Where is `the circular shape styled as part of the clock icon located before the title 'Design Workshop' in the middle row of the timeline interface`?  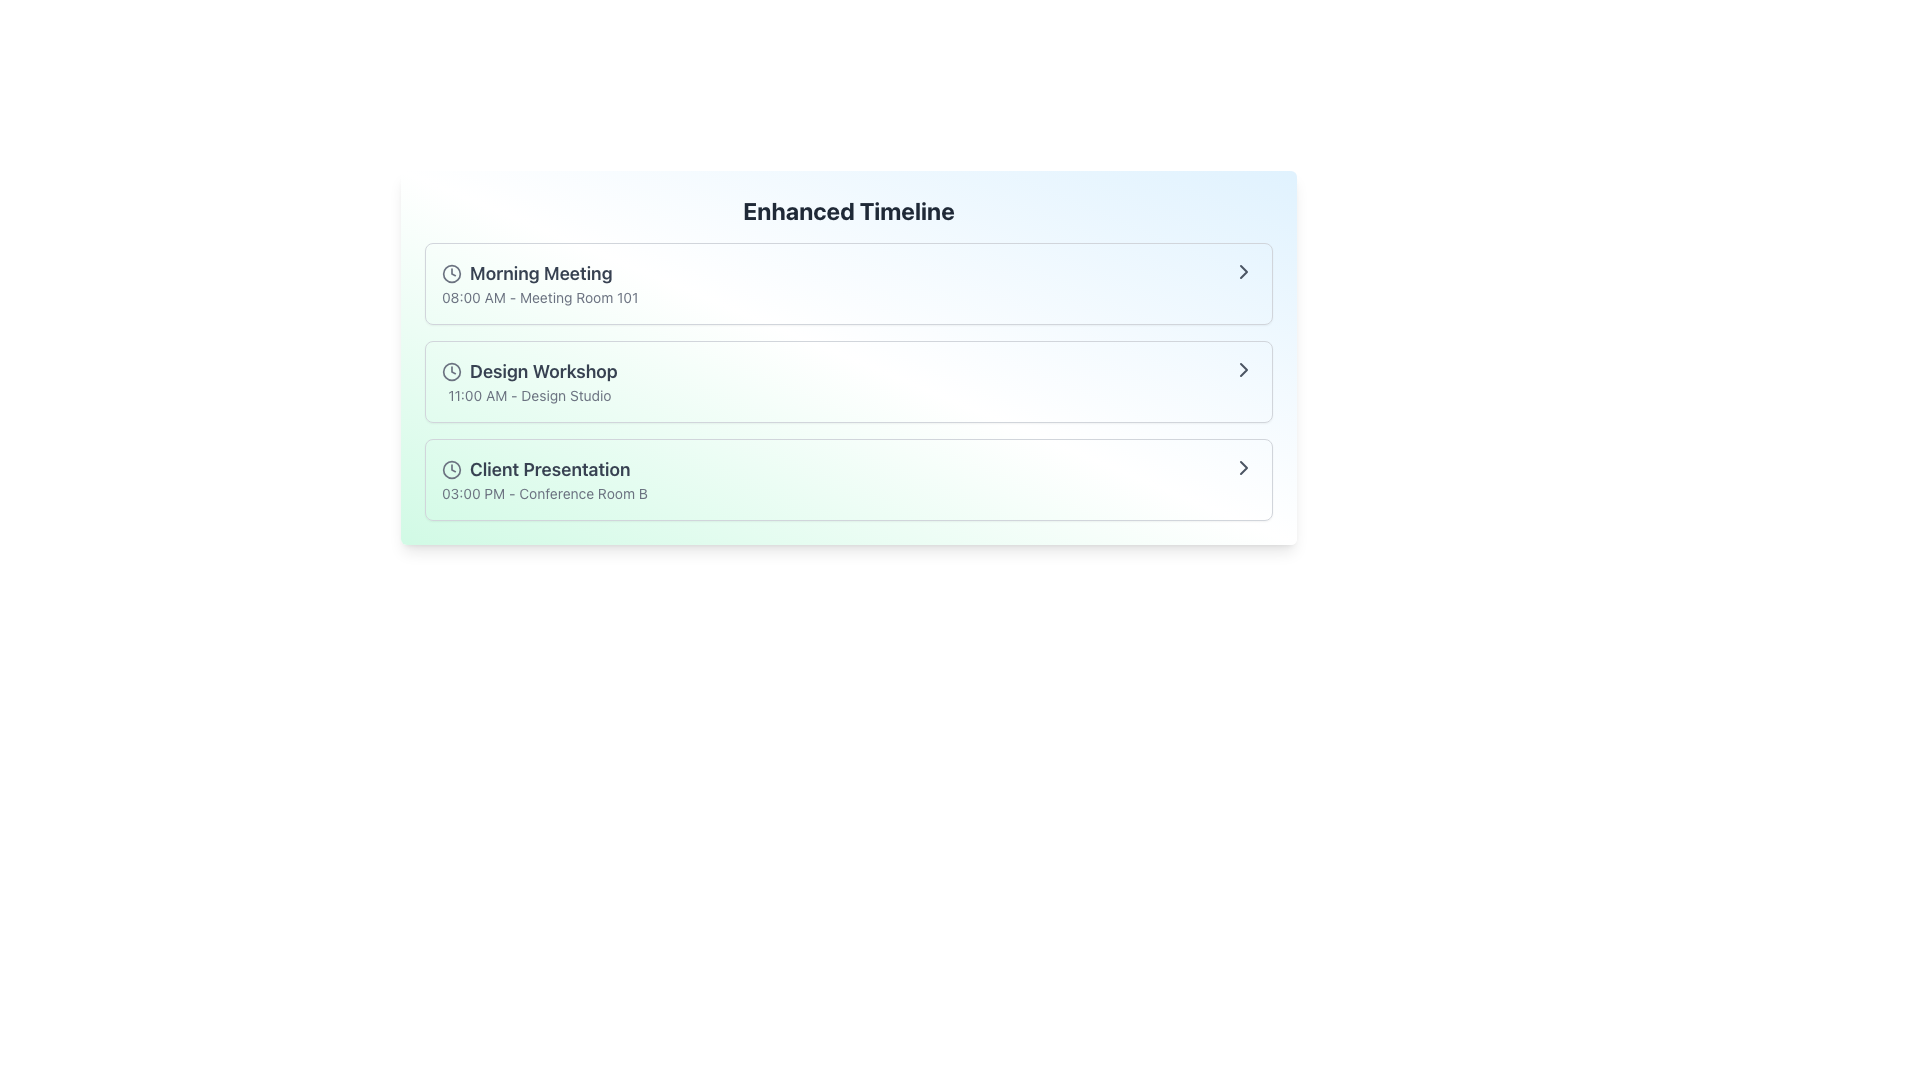 the circular shape styled as part of the clock icon located before the title 'Design Workshop' in the middle row of the timeline interface is located at coordinates (450, 371).